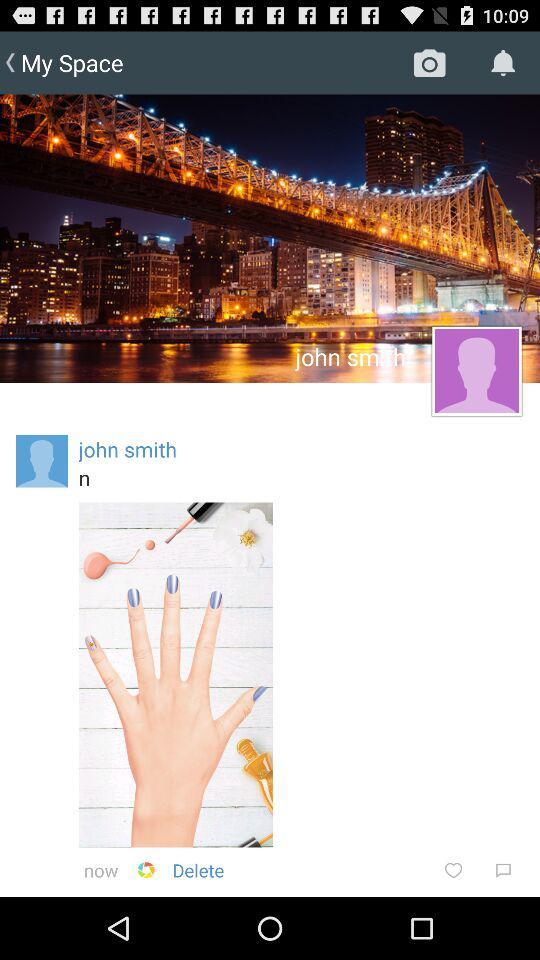 The image size is (540, 960). Describe the element at coordinates (127, 449) in the screenshot. I see `move to text which is above the n` at that location.